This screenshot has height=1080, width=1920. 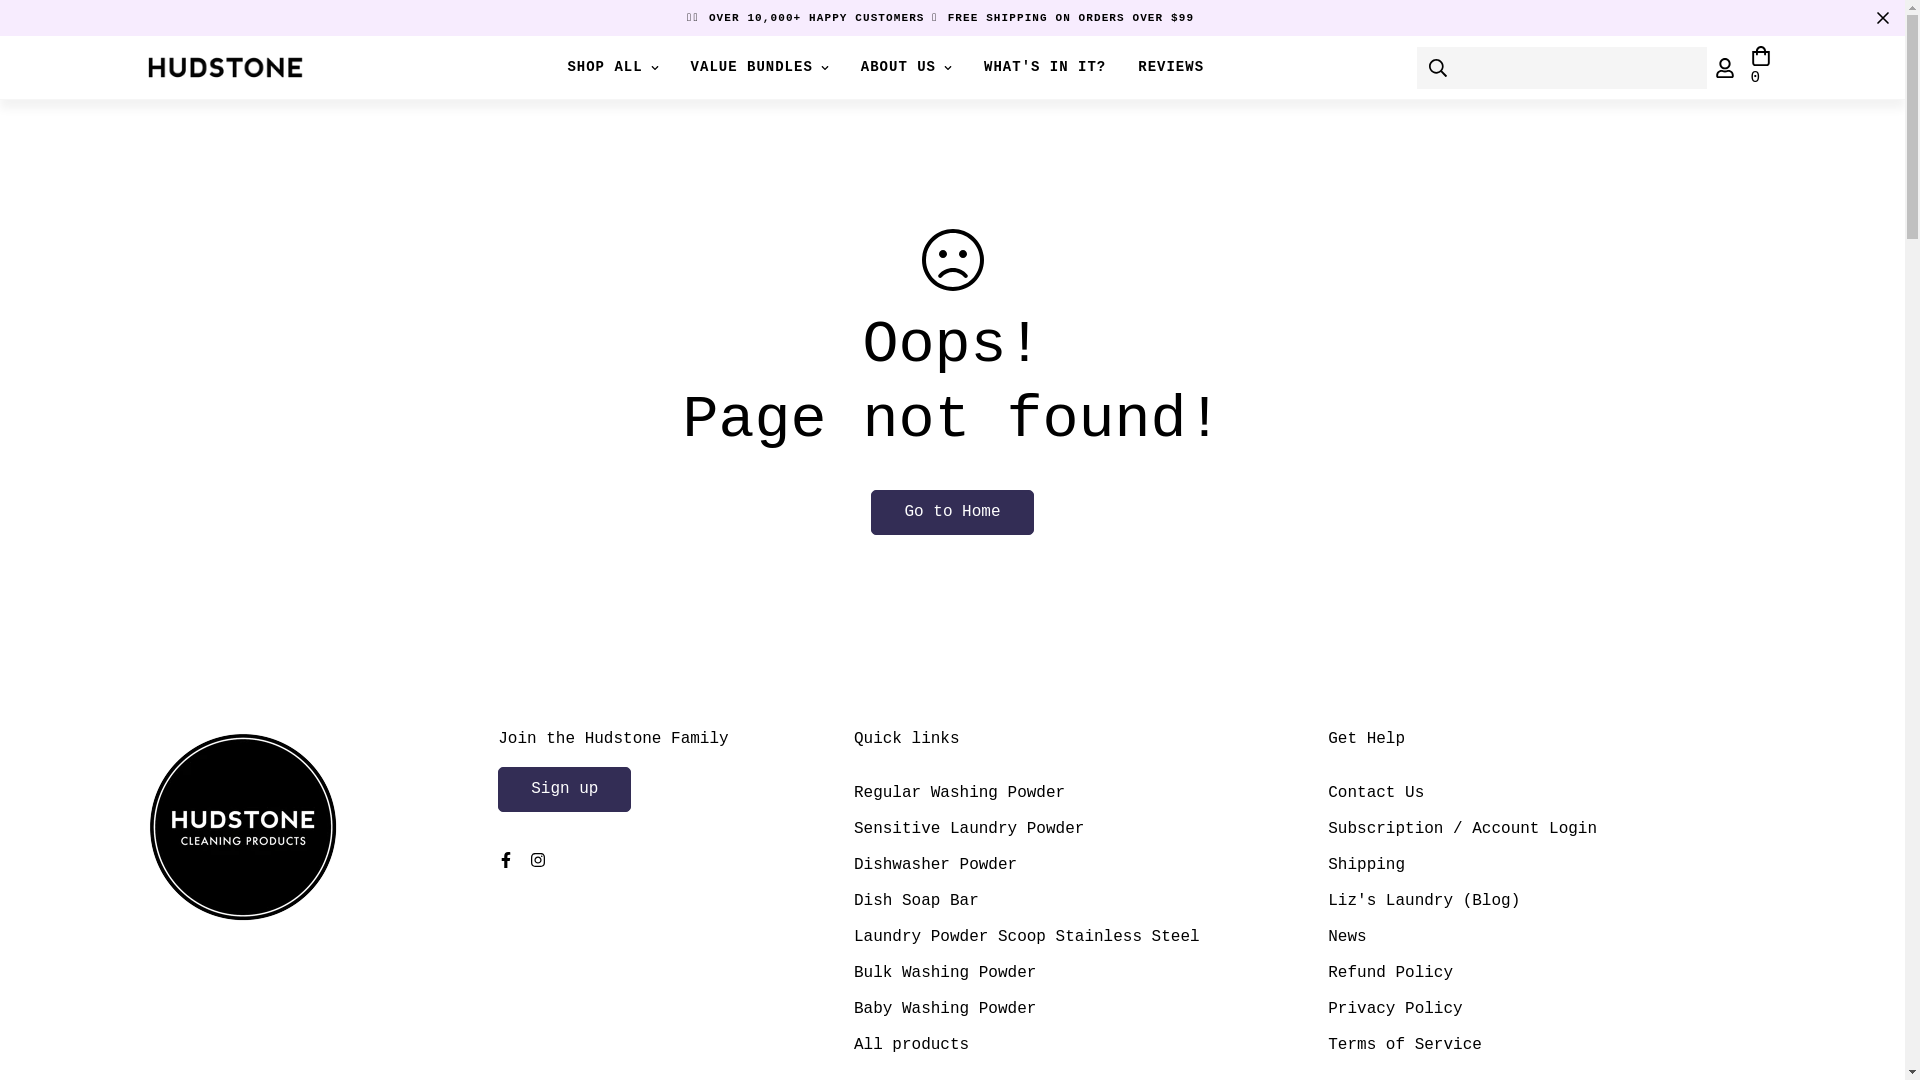 I want to click on 'Sign up', so click(x=563, y=788).